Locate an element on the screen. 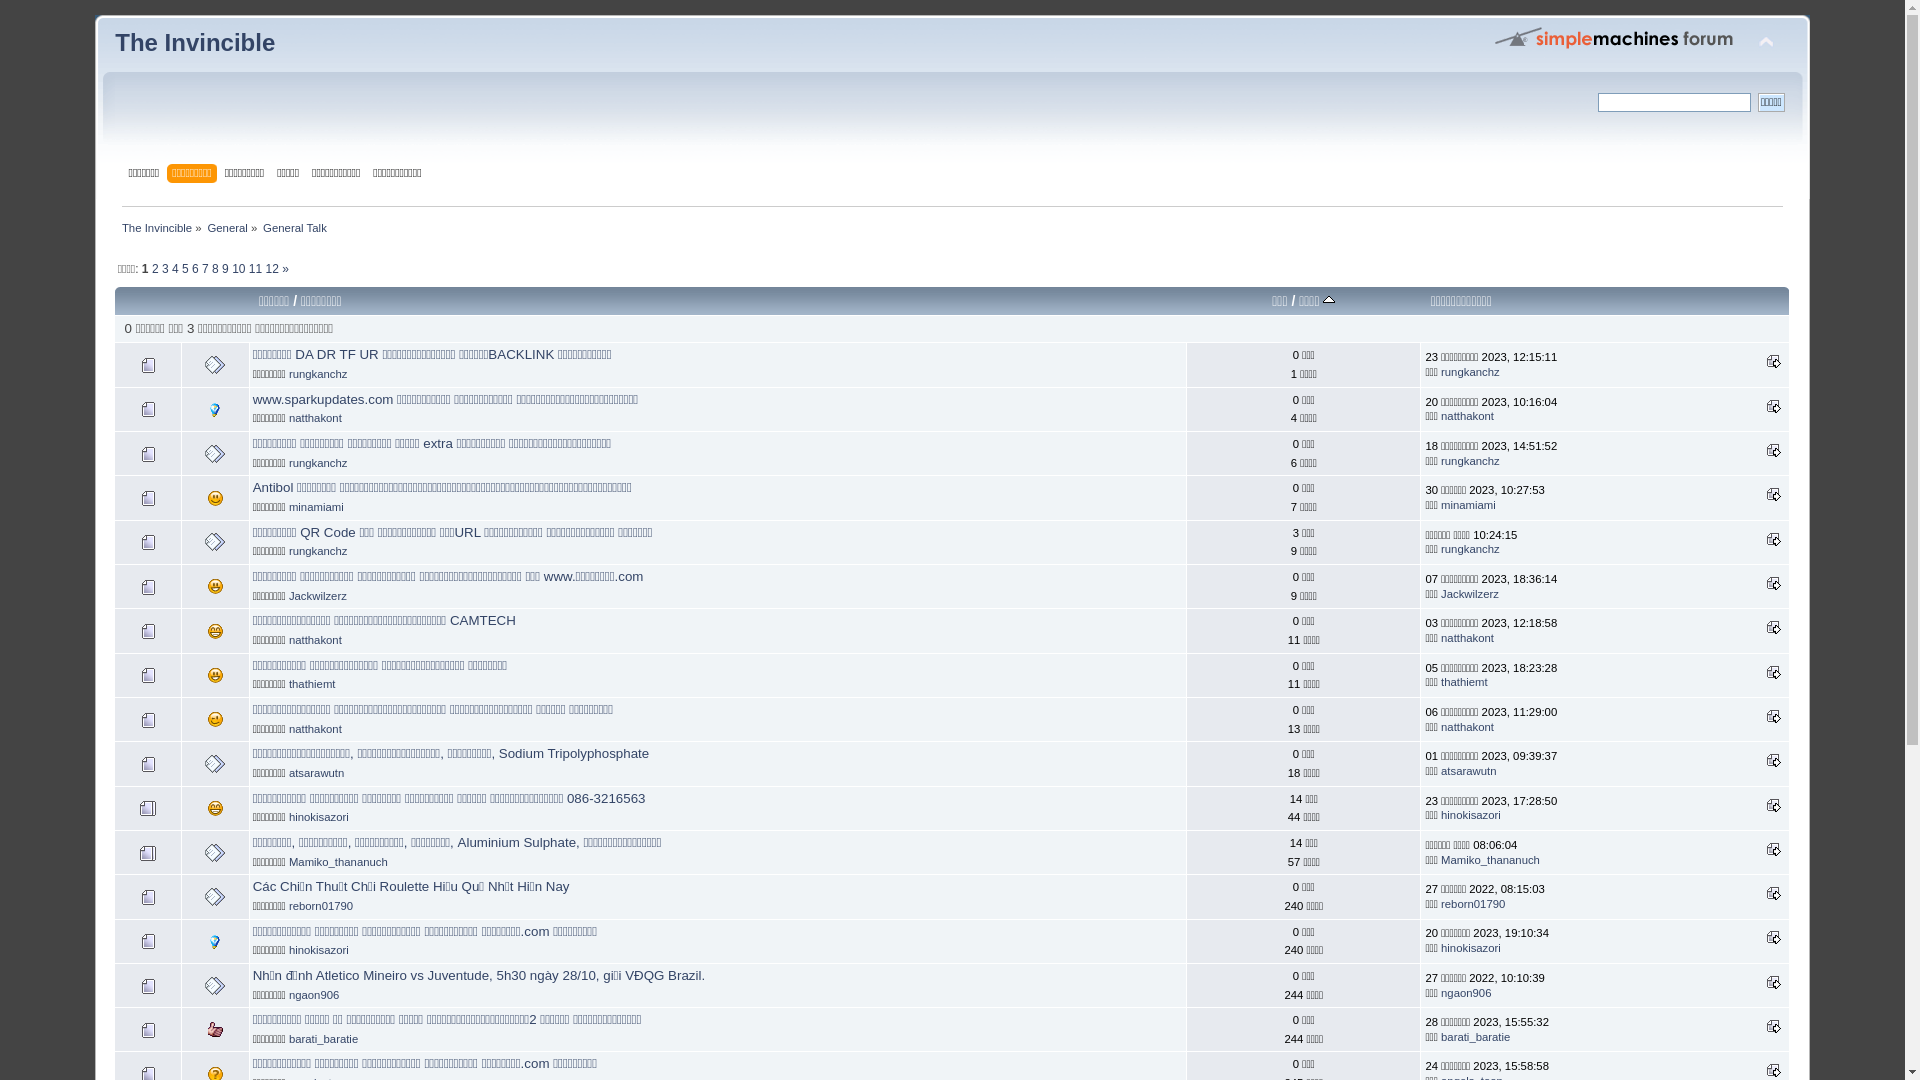  'rungkanchz' is located at coordinates (317, 551).